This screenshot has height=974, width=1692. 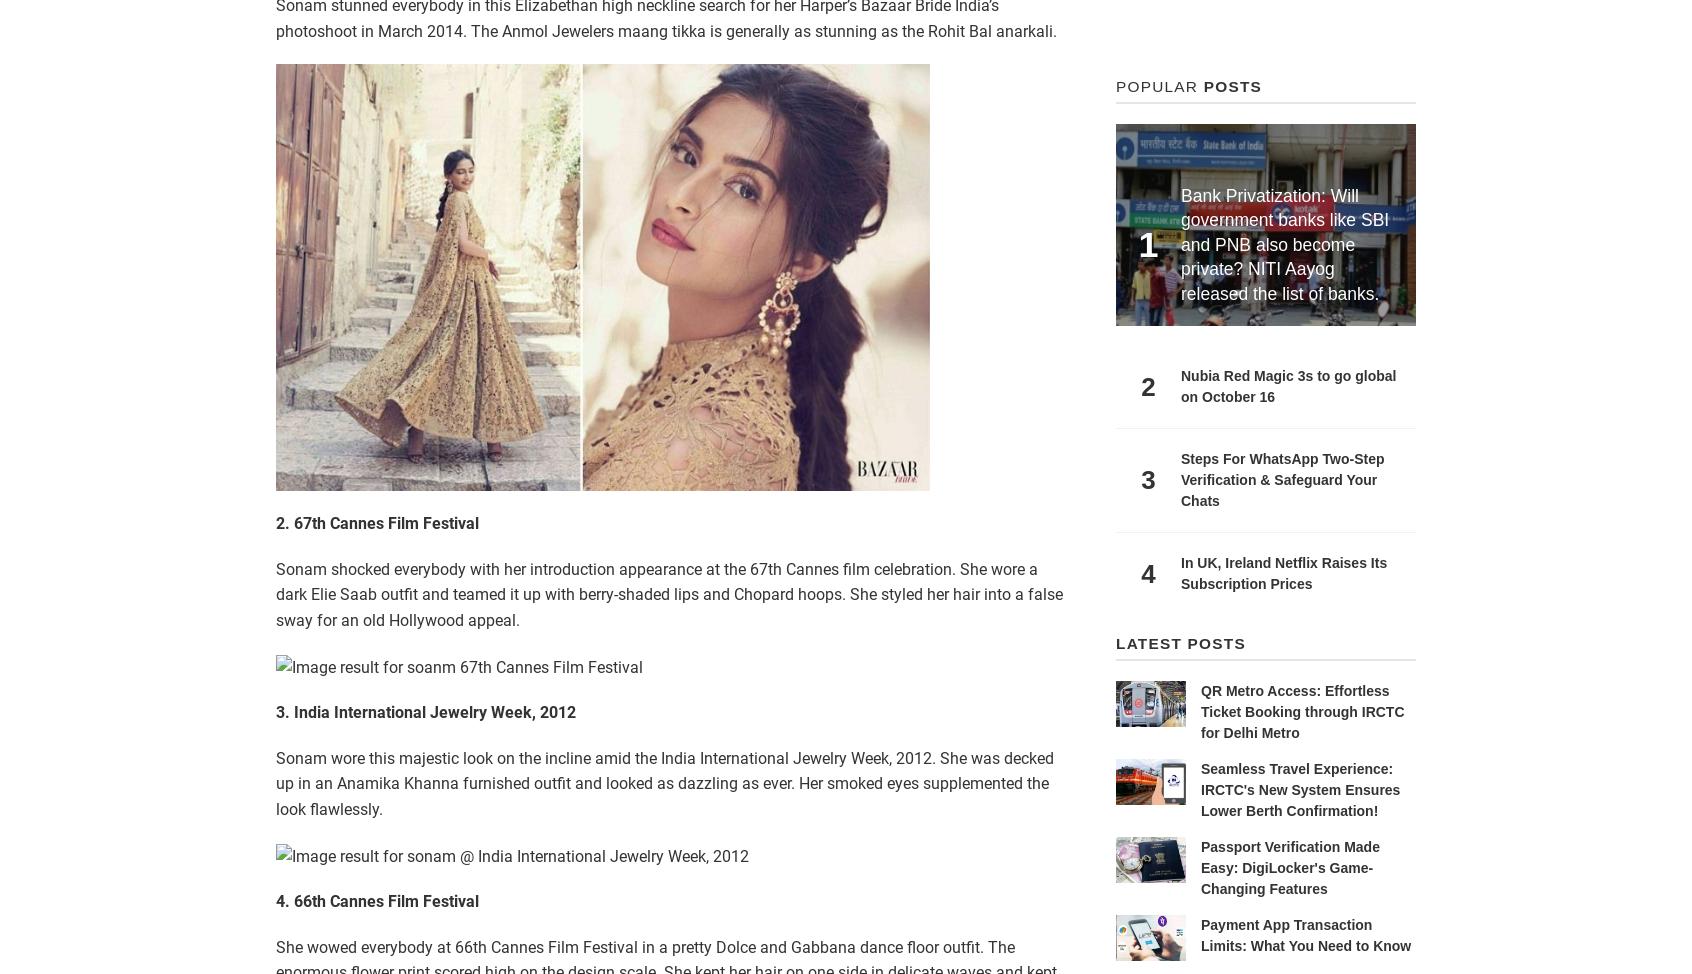 What do you see at coordinates (377, 523) in the screenshot?
I see `'2. 67th Cannes Film Festival'` at bounding box center [377, 523].